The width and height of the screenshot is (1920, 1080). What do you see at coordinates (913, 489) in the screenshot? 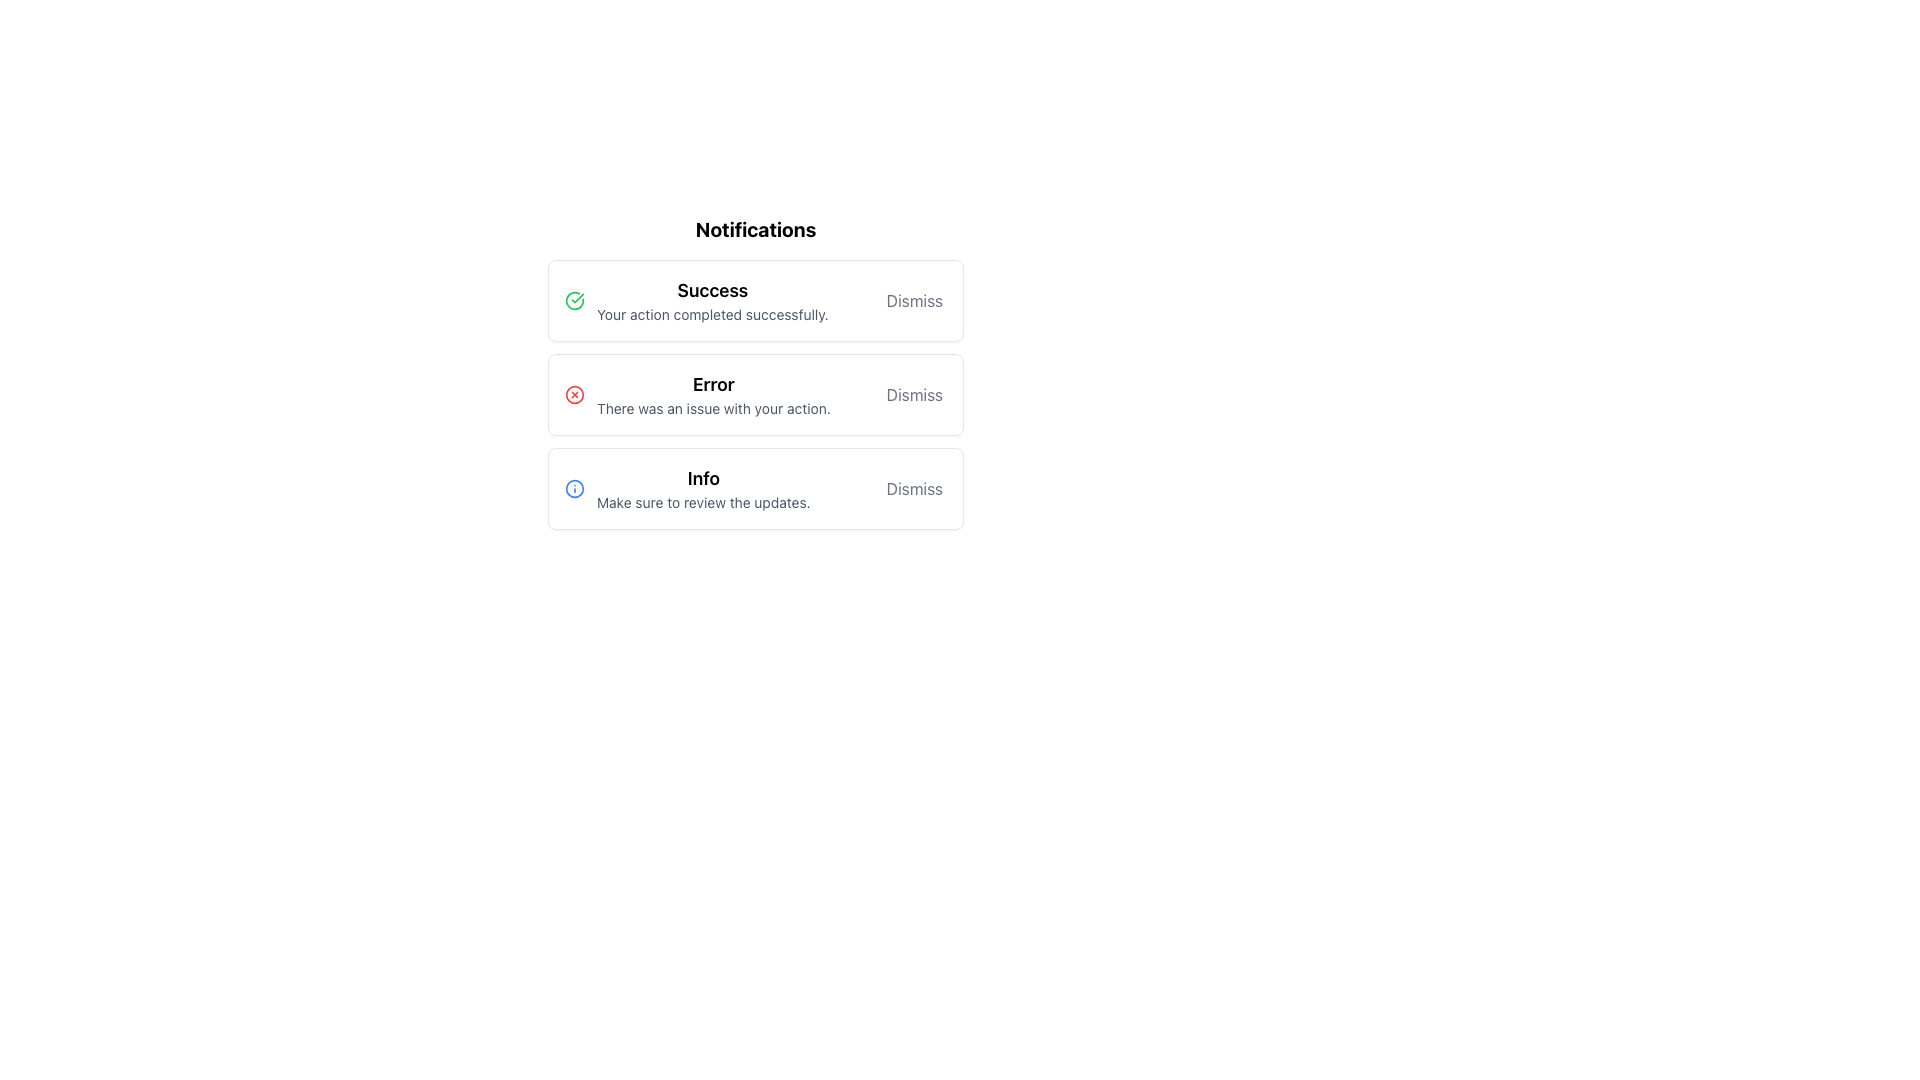
I see `the 'Dismiss' button in the bottom-right corner of the notification card titled 'Info' to observe the styling change` at bounding box center [913, 489].